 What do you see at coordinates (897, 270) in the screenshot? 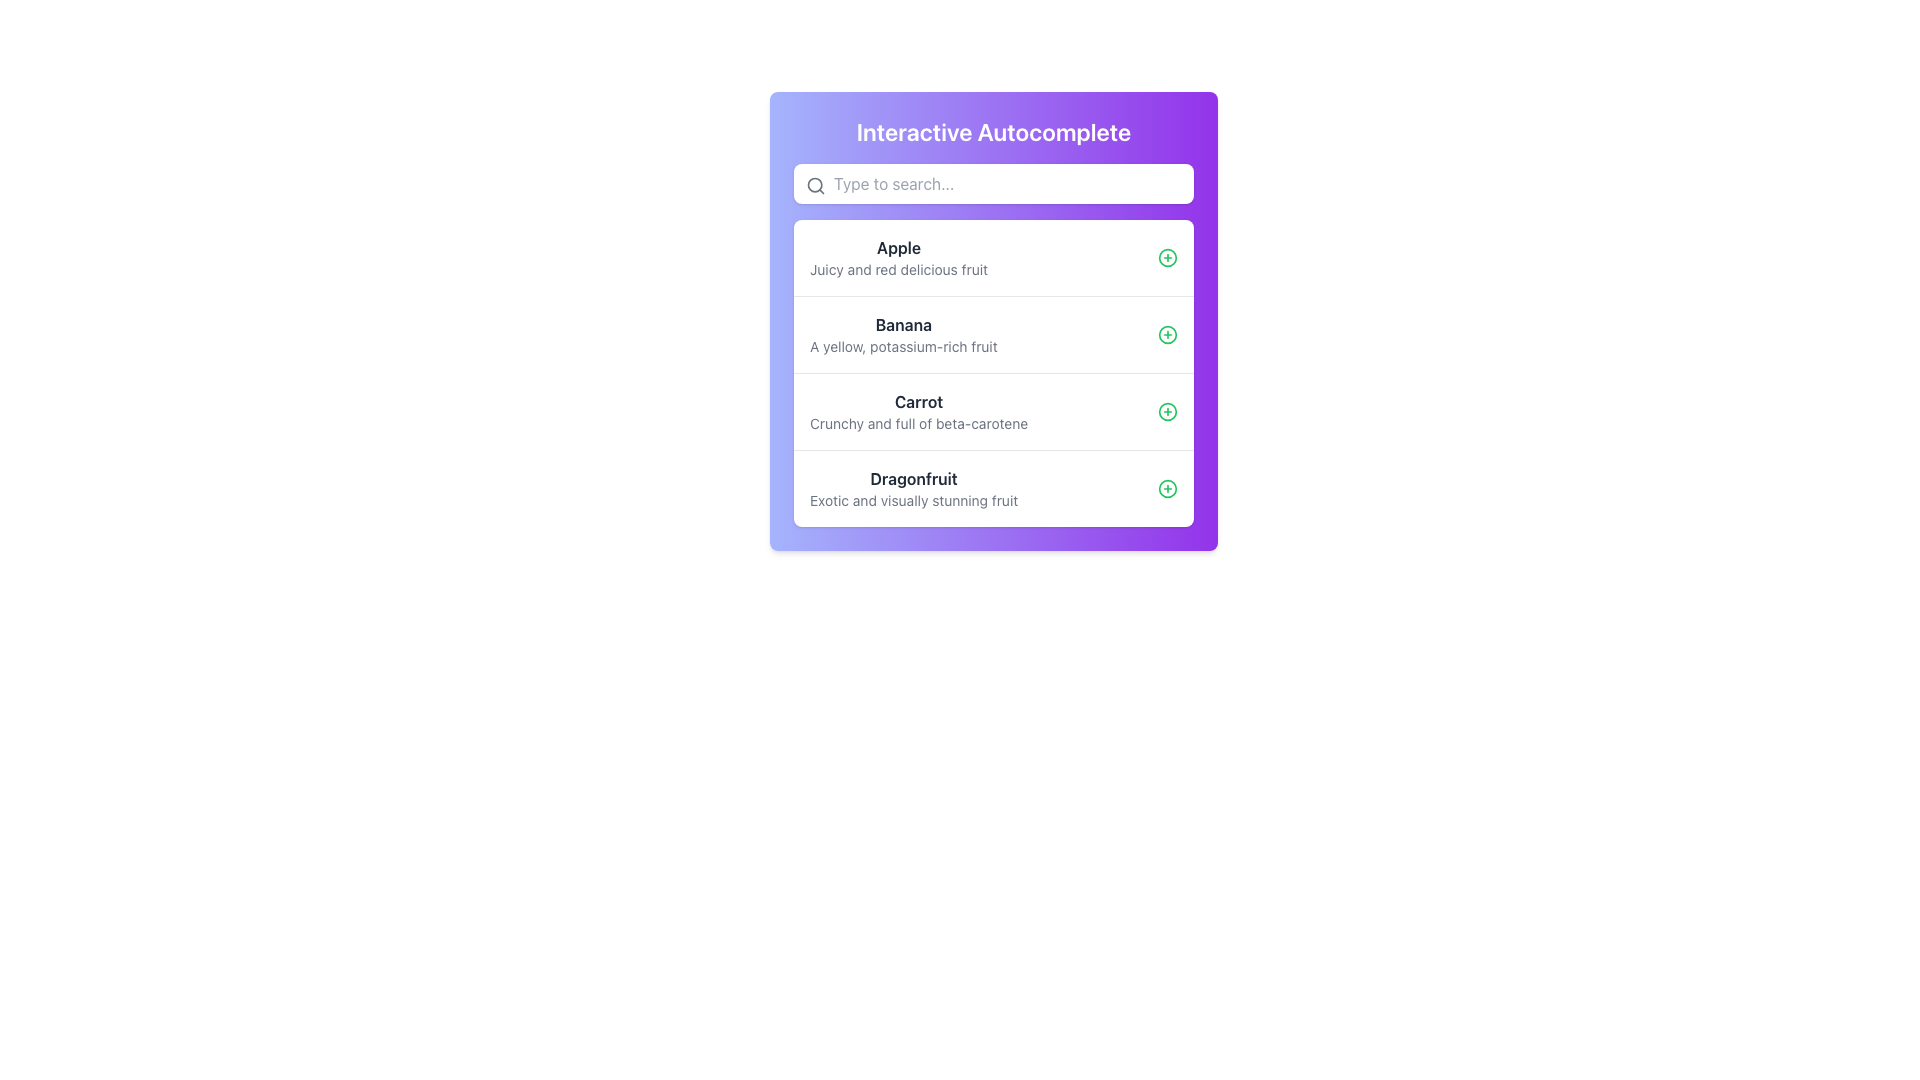
I see `the descriptive text for the 'Apple' item, which provides additional information about its qualities, located beneath the title 'Apple' in the autocomplete component's first list item` at bounding box center [897, 270].